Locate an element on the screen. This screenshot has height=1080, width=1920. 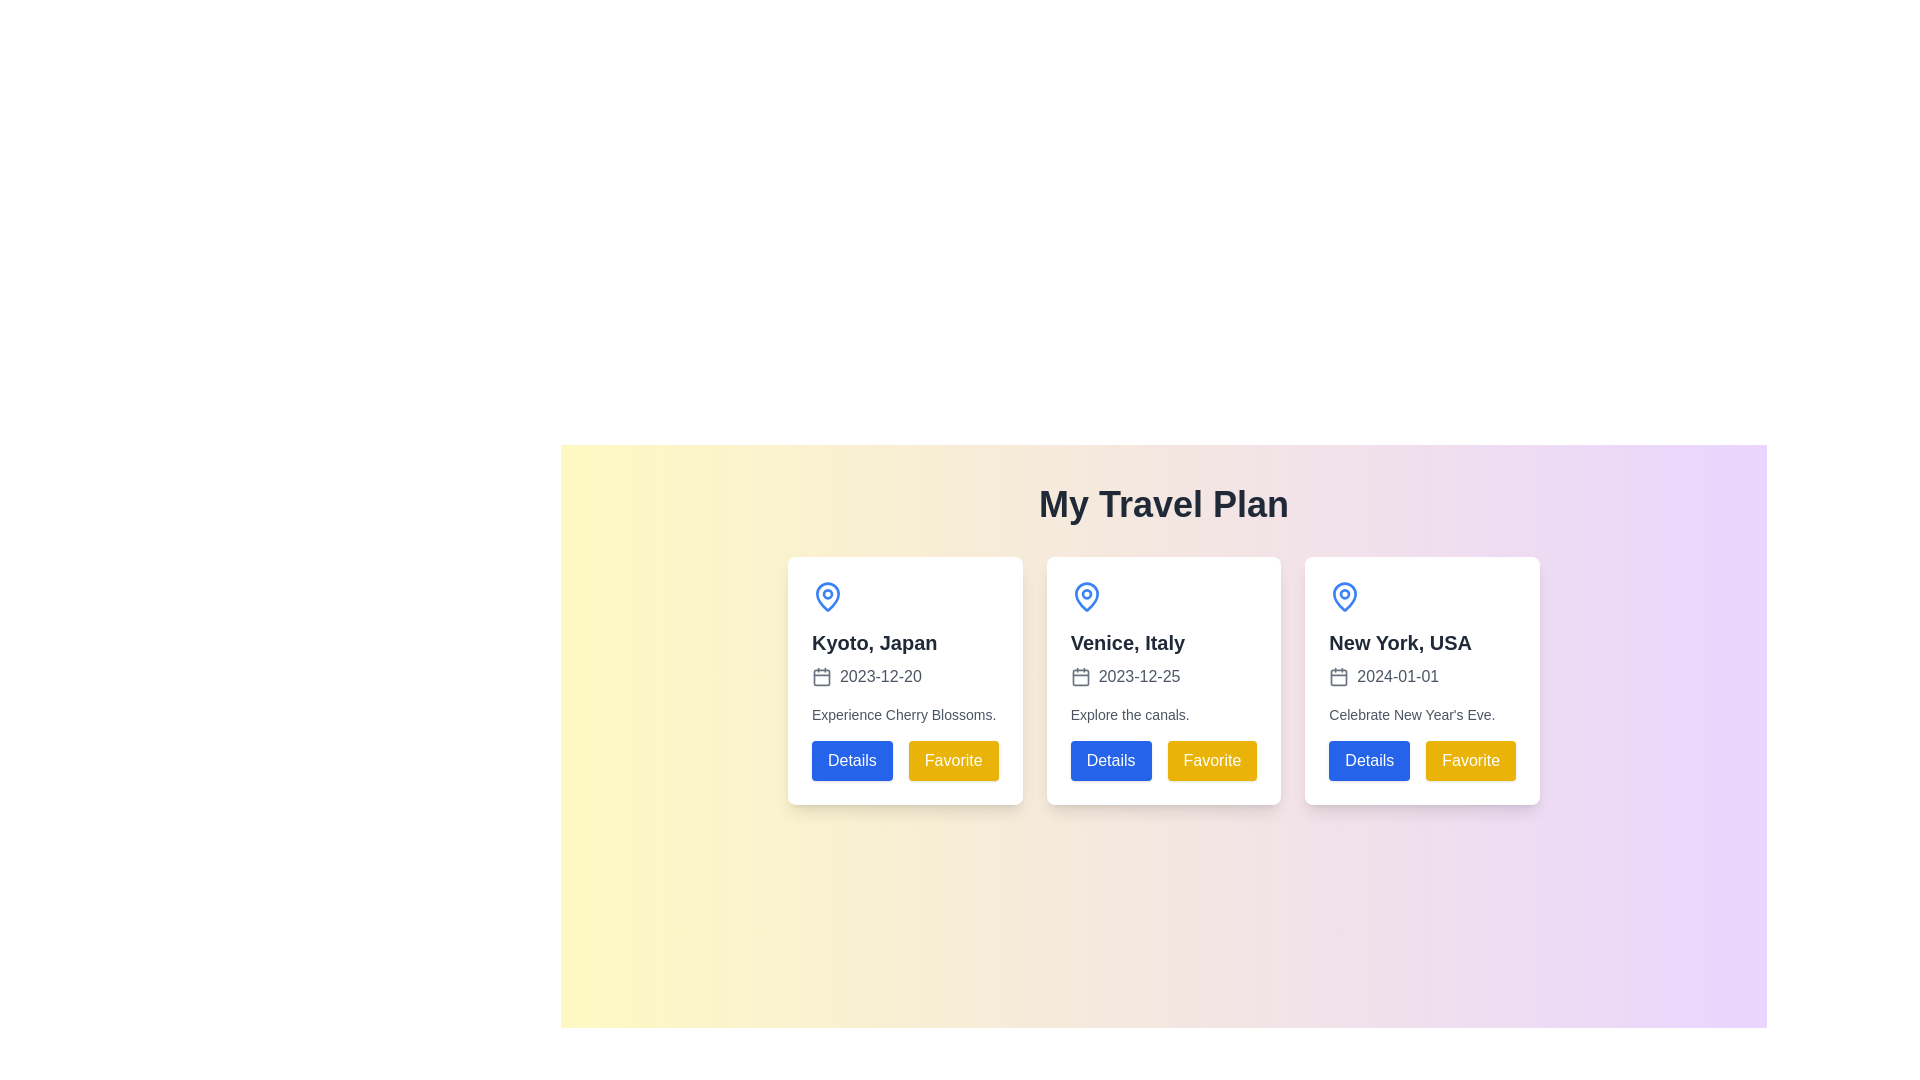
the gray text label displaying the date '2024-01-01' with an associated calendar icon, located in the third card under 'My Travel Plan', below 'New York, USA' is located at coordinates (1383, 676).